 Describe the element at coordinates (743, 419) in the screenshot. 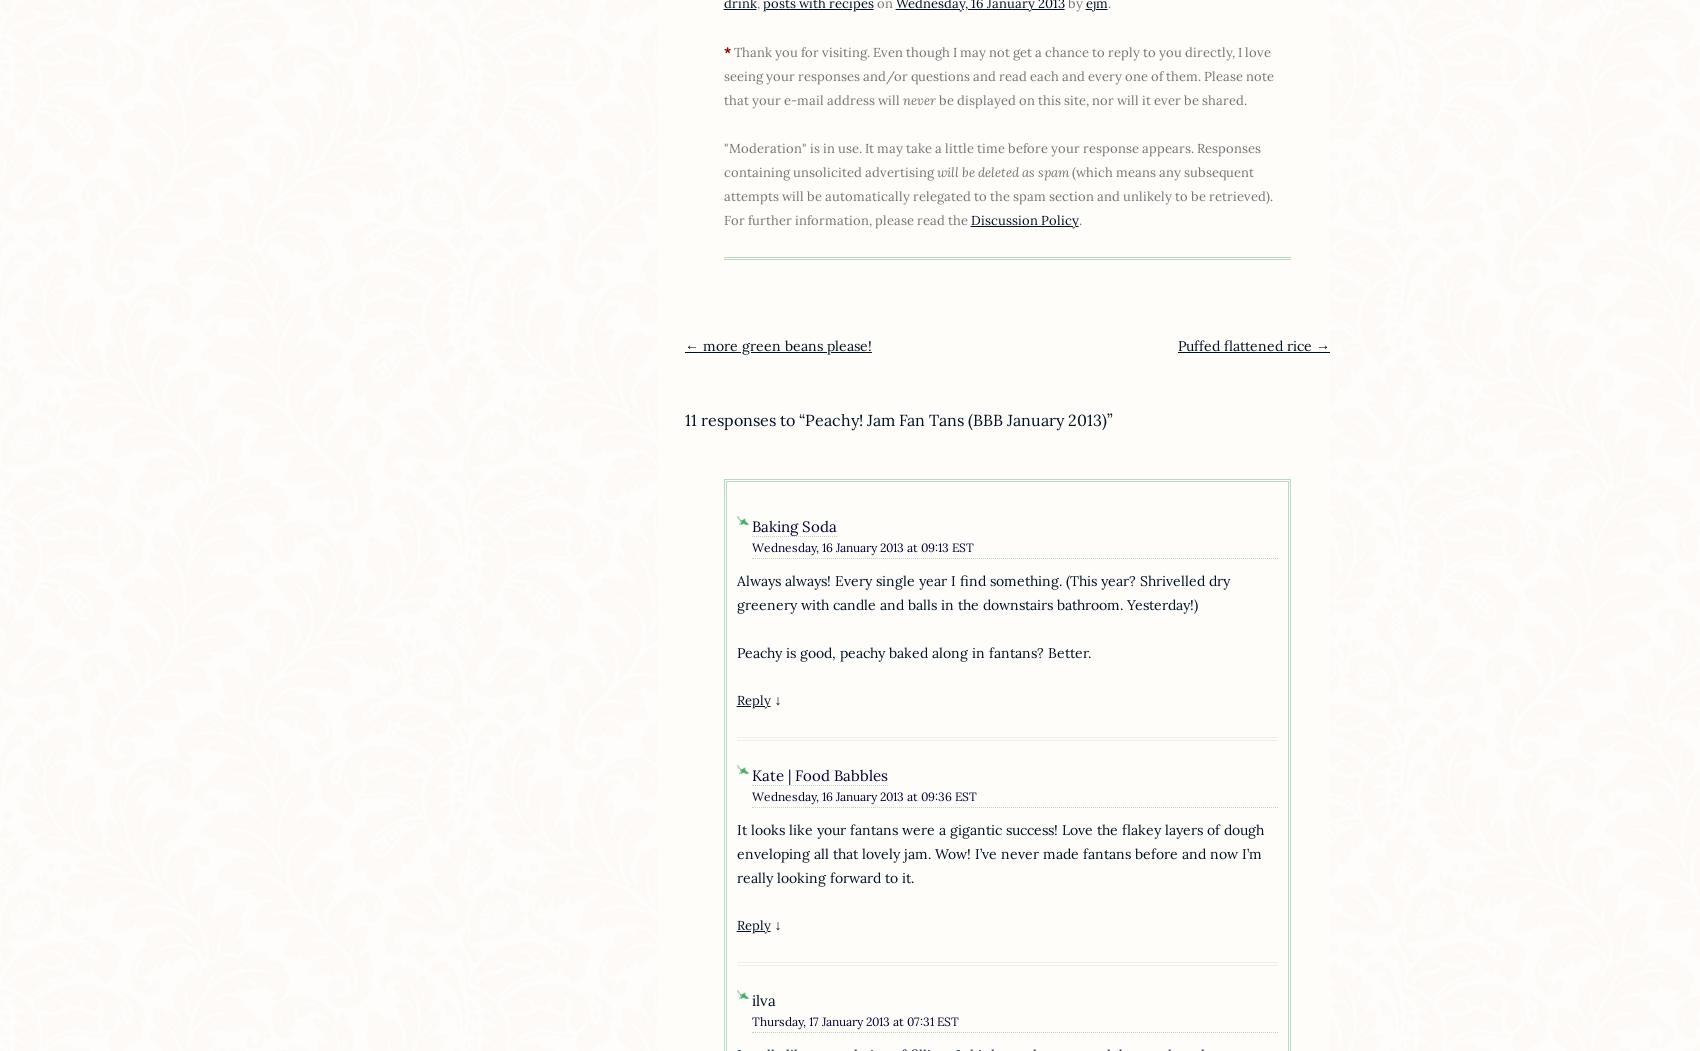

I see `'11 responses to “'` at that location.